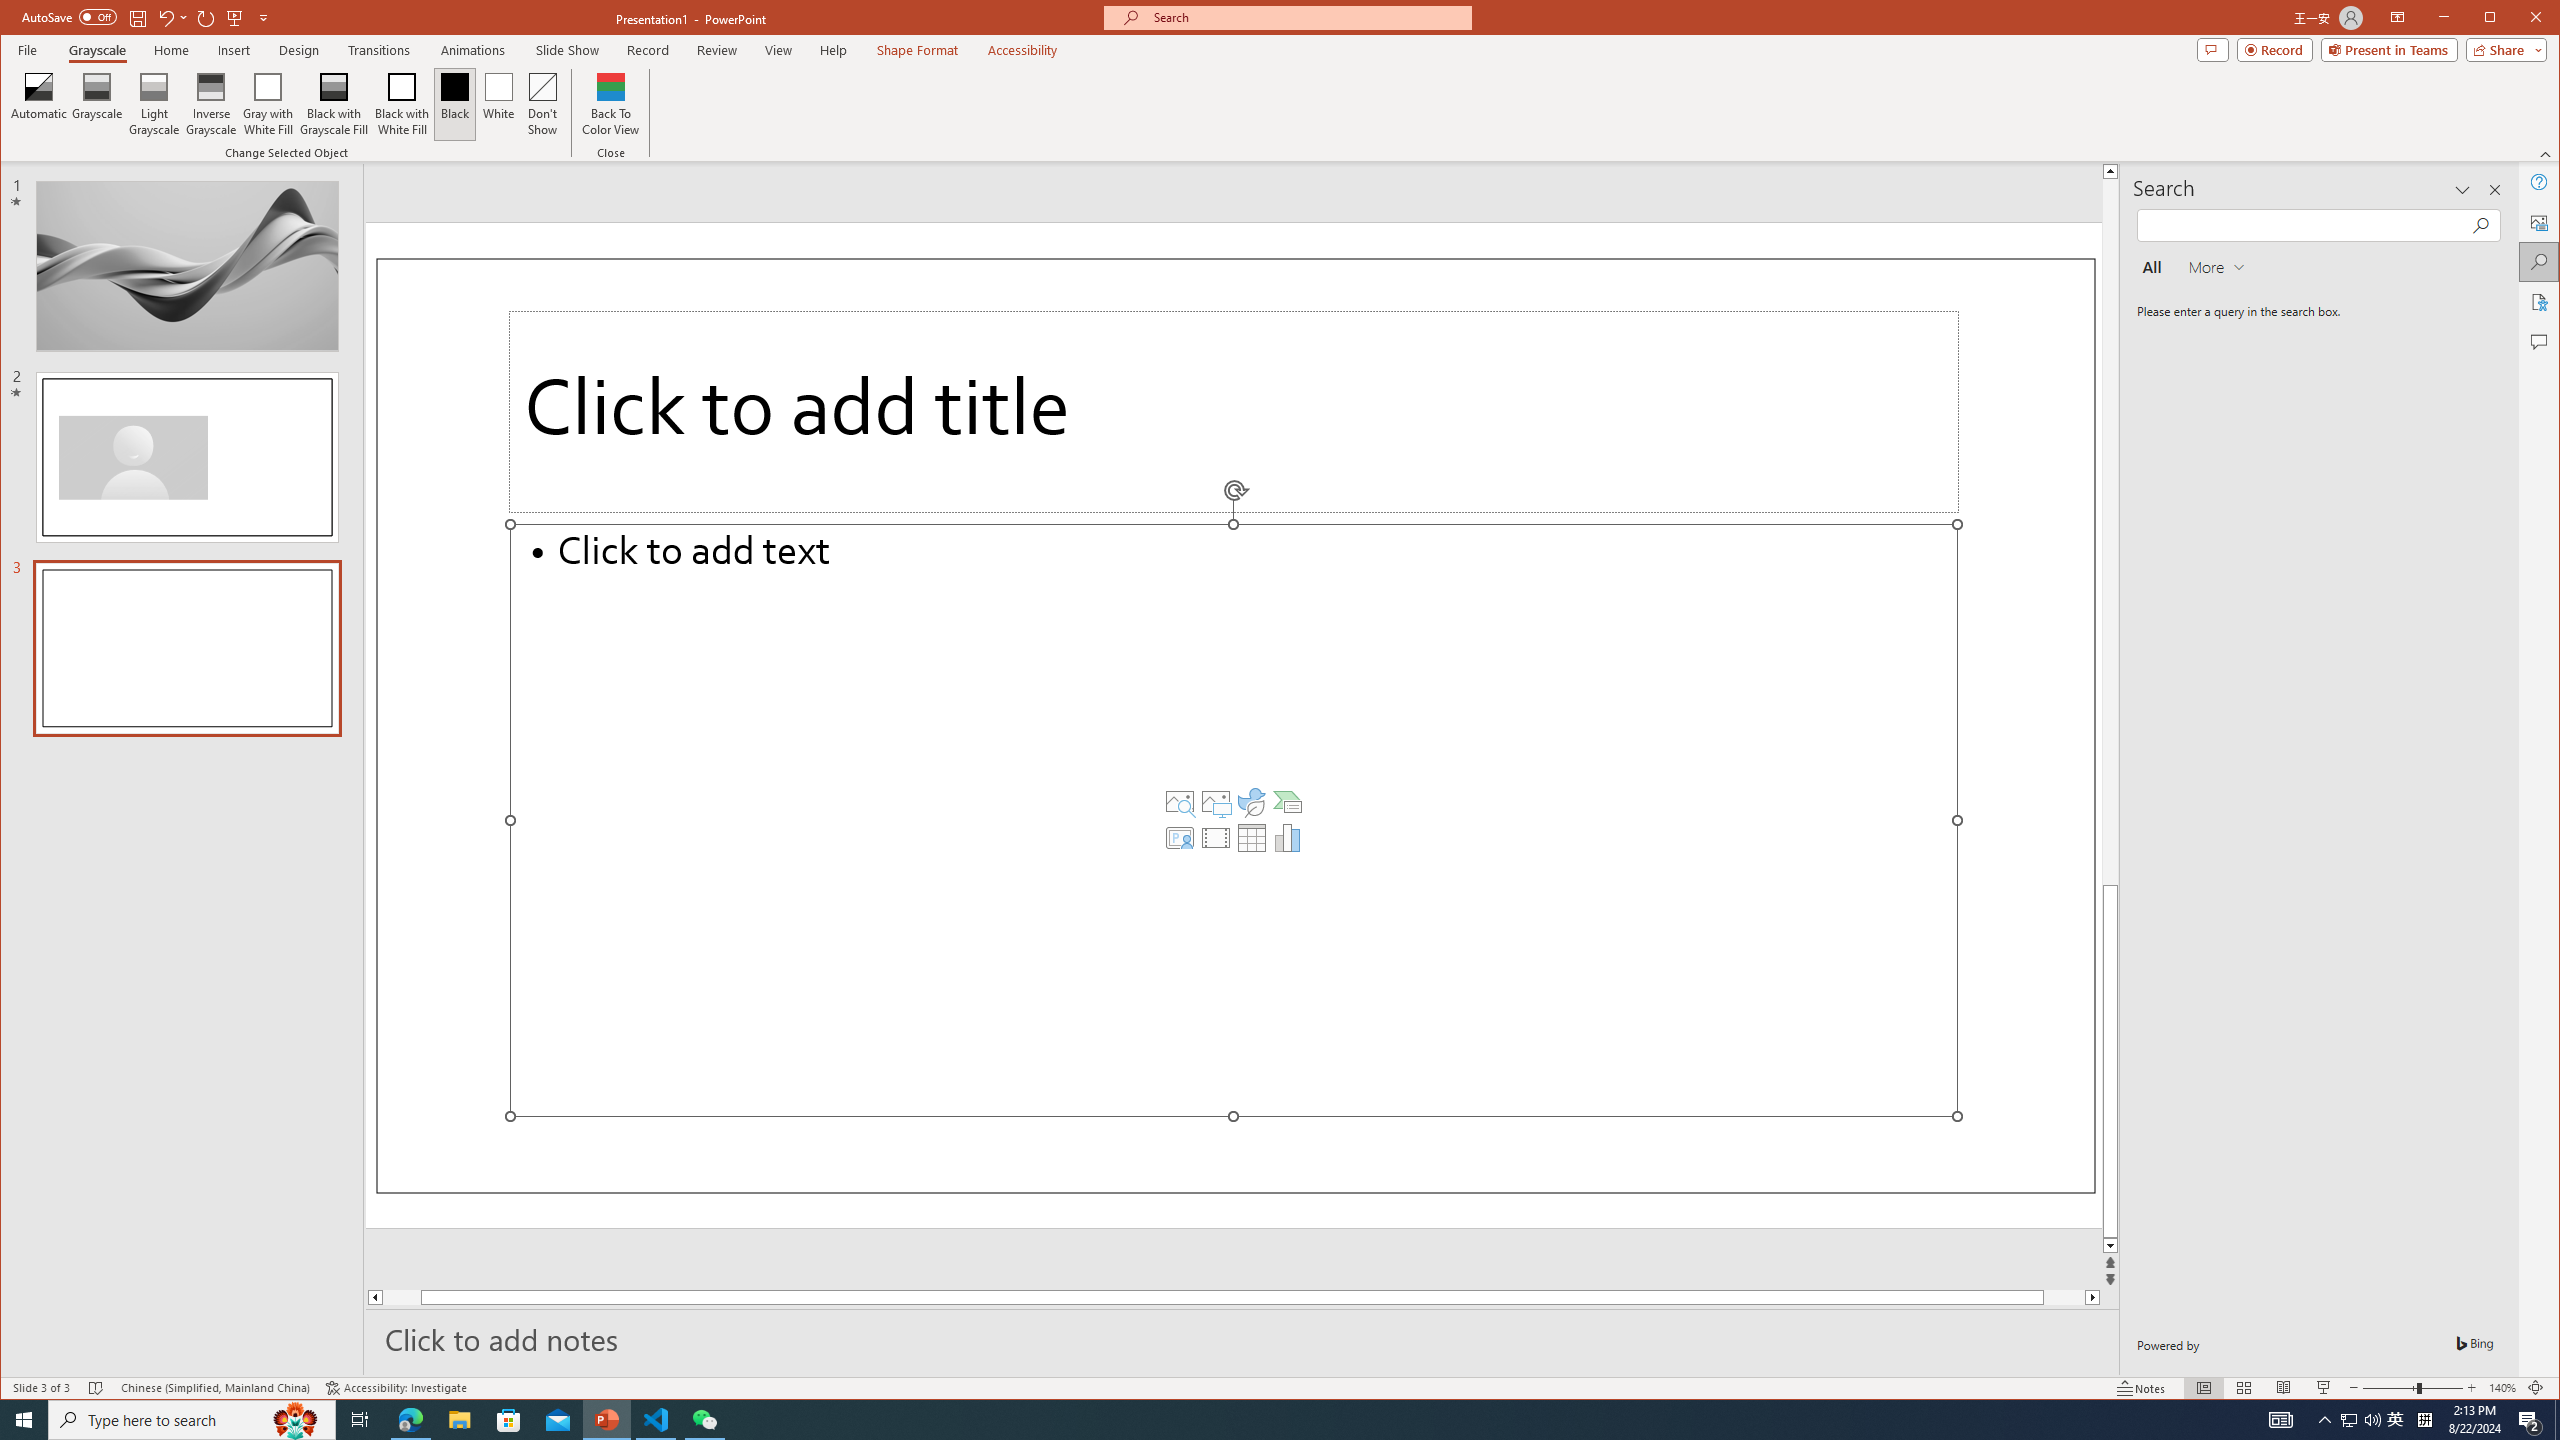 This screenshot has width=2560, height=1440. I want to click on 'System', so click(19, 19).